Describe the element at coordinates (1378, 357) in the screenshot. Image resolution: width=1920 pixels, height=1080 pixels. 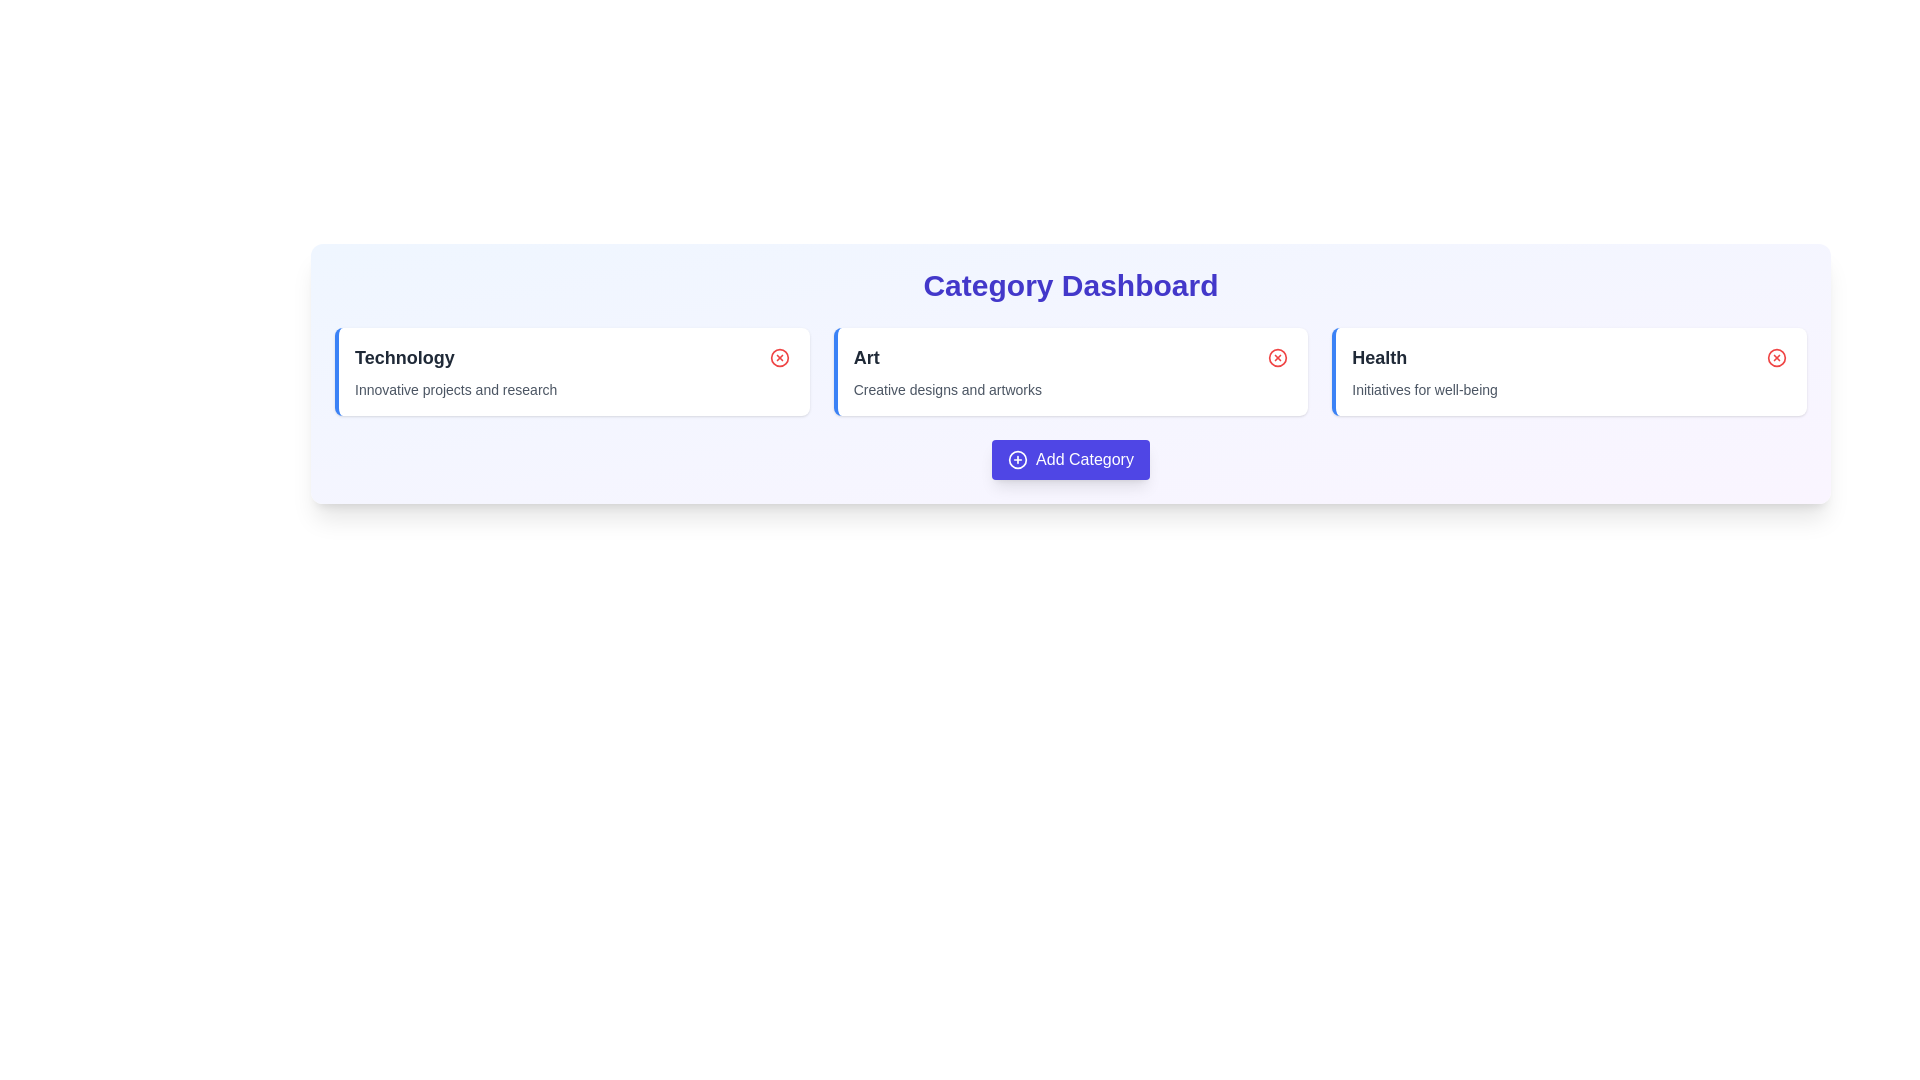
I see `the 'Health' text label in the rightmost card under 'Category Dashboard' if it has interactive functionality` at that location.